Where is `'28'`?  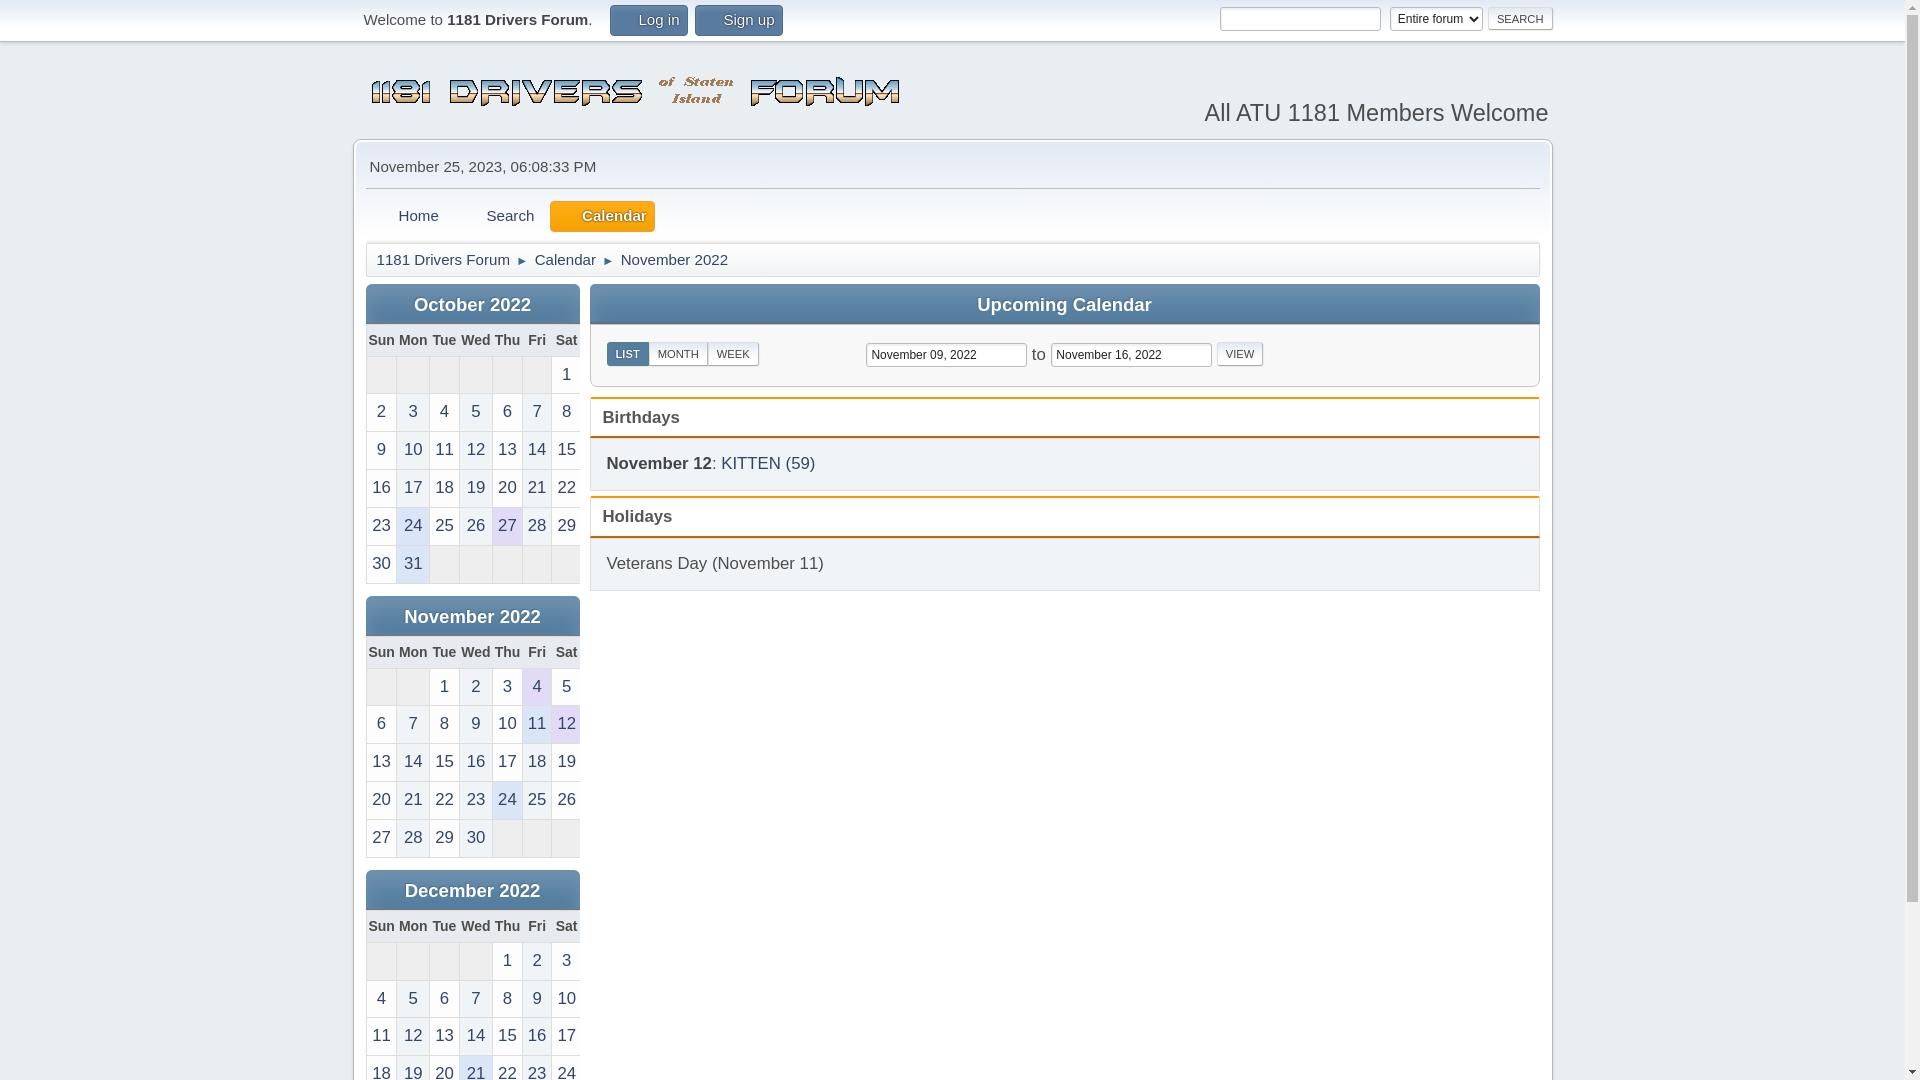 '28' is located at coordinates (523, 525).